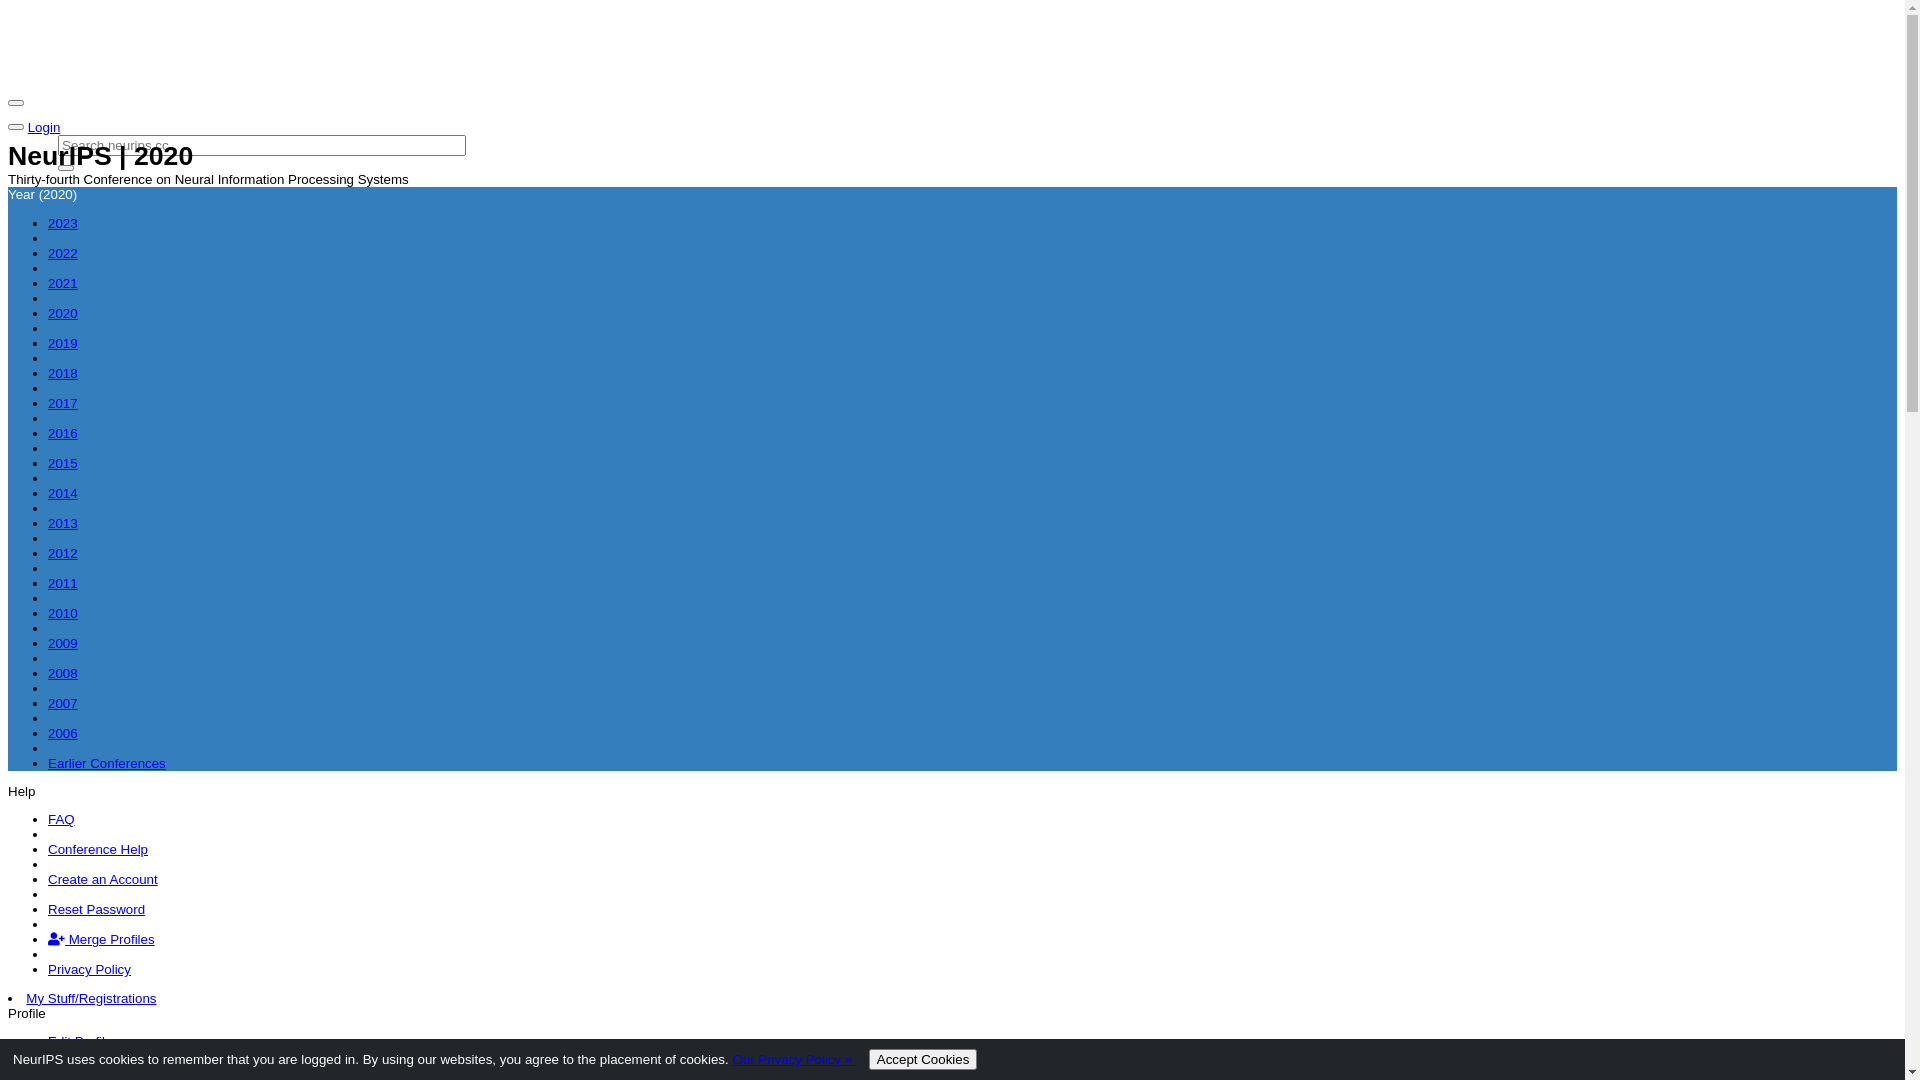 The image size is (1920, 1080). What do you see at coordinates (105, 763) in the screenshot?
I see `'Earlier Conferences'` at bounding box center [105, 763].